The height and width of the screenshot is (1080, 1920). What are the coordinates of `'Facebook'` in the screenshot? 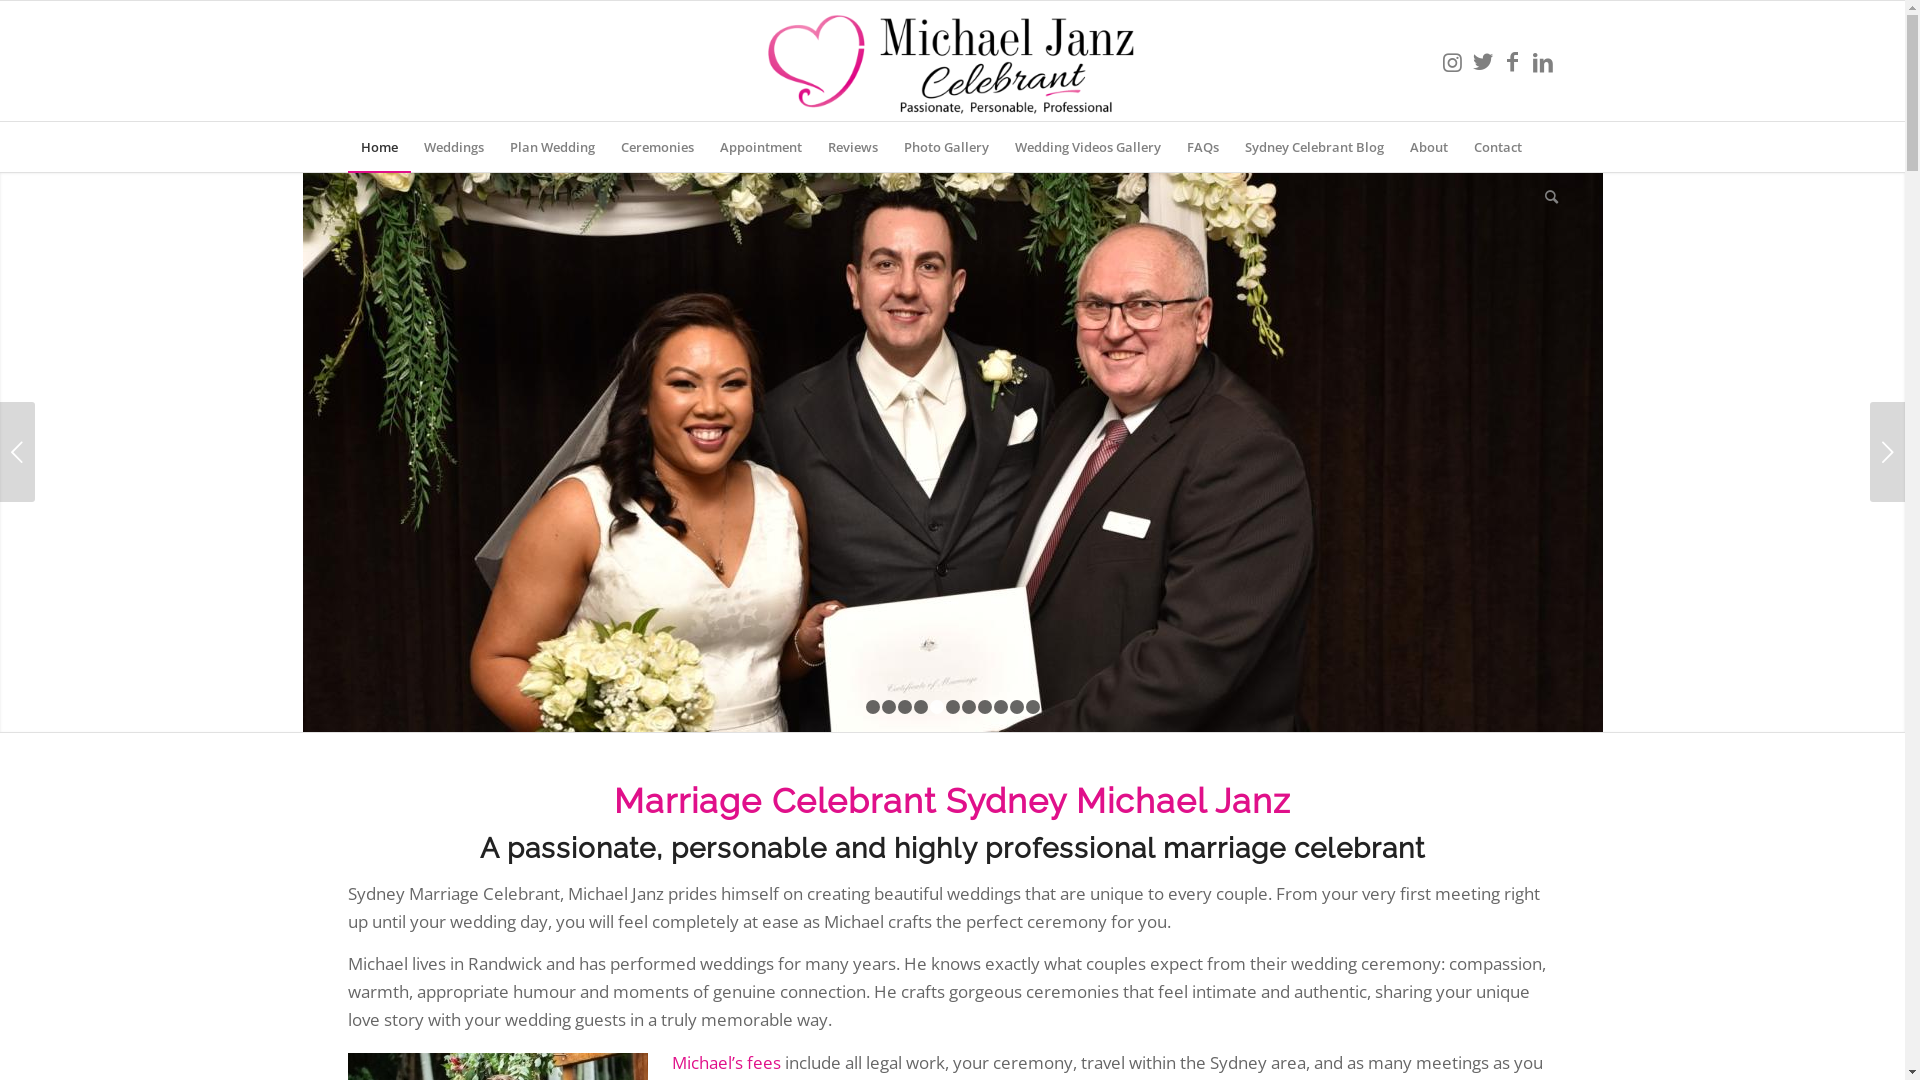 It's located at (1512, 60).